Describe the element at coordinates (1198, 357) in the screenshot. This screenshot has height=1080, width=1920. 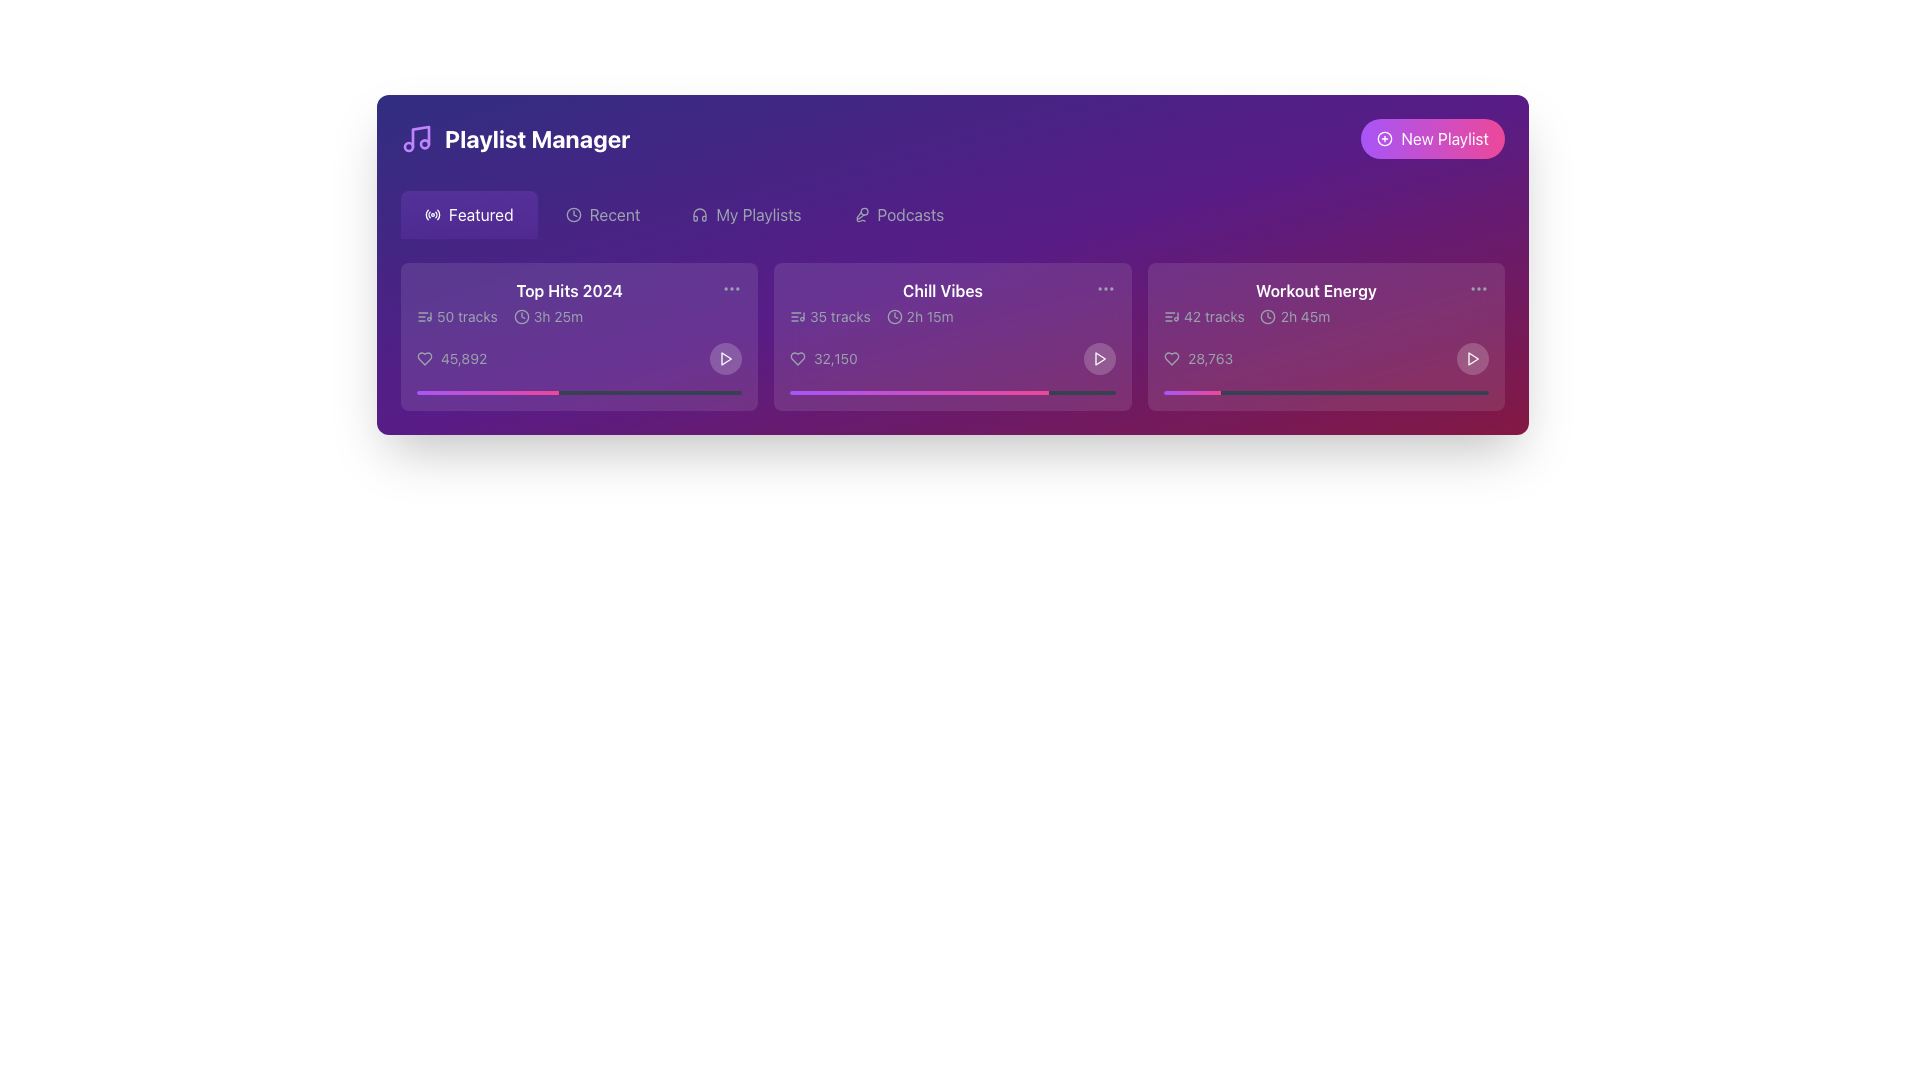
I see `the clickable label paired with an icon in the bottom-left corner of the 'Workout Energy' section` at that location.